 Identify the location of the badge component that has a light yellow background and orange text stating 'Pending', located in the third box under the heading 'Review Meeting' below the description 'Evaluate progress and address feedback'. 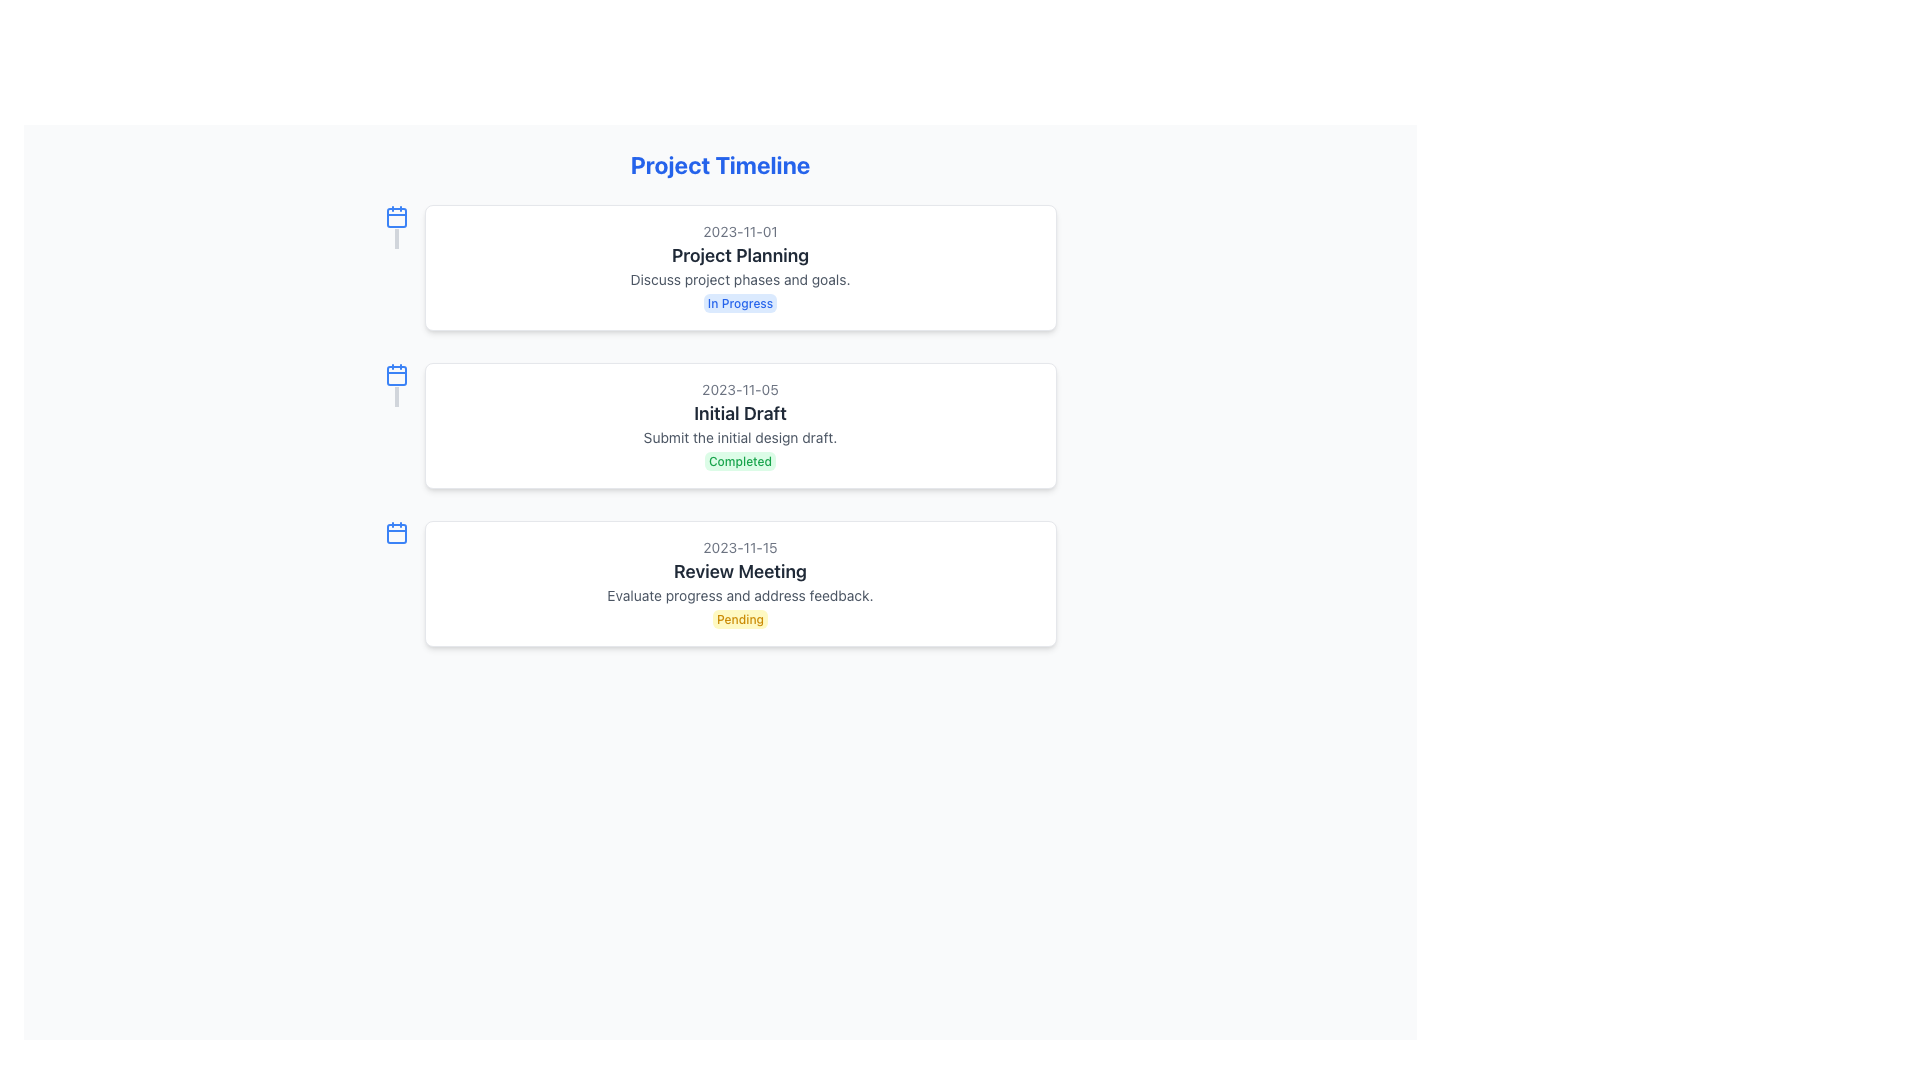
(739, 618).